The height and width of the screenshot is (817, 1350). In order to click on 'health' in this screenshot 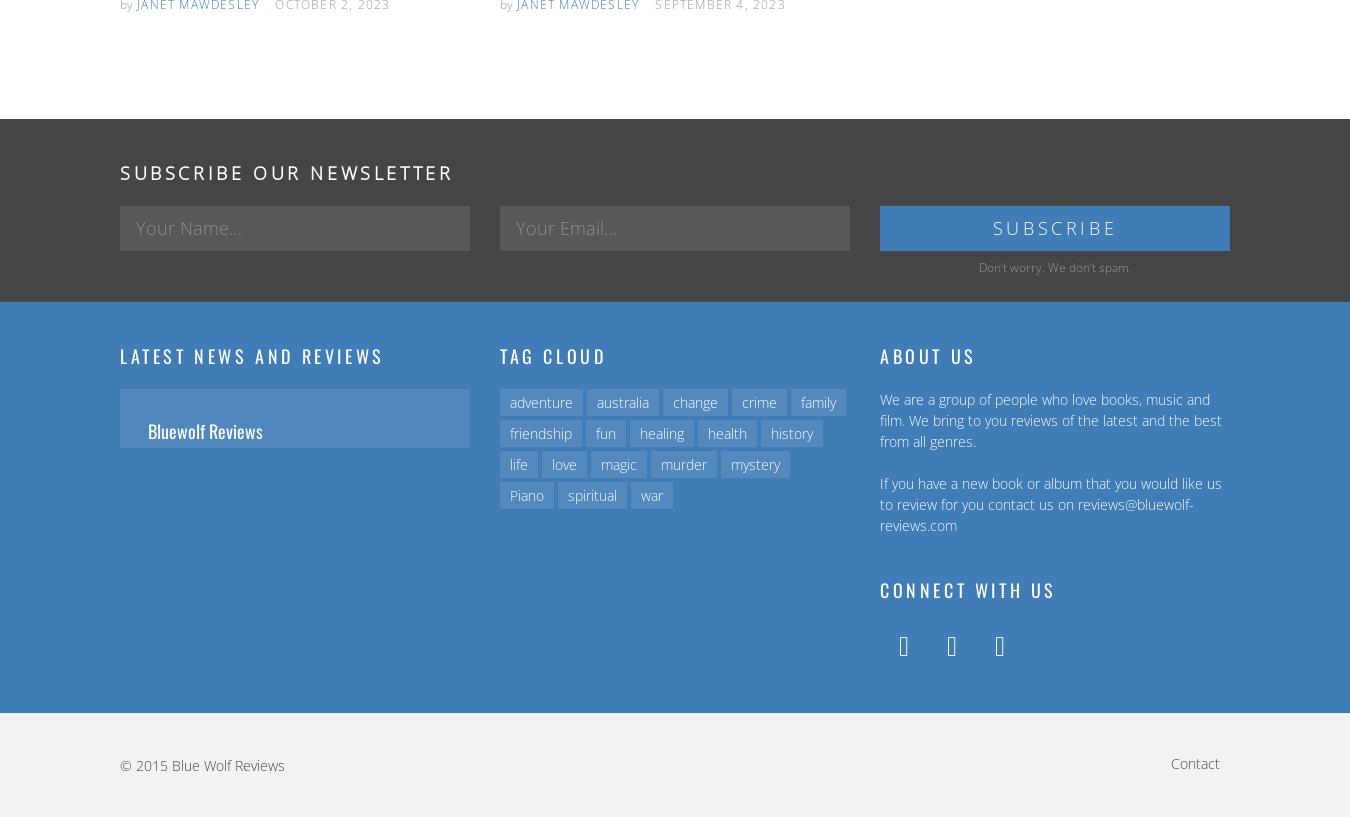, I will do `click(726, 433)`.